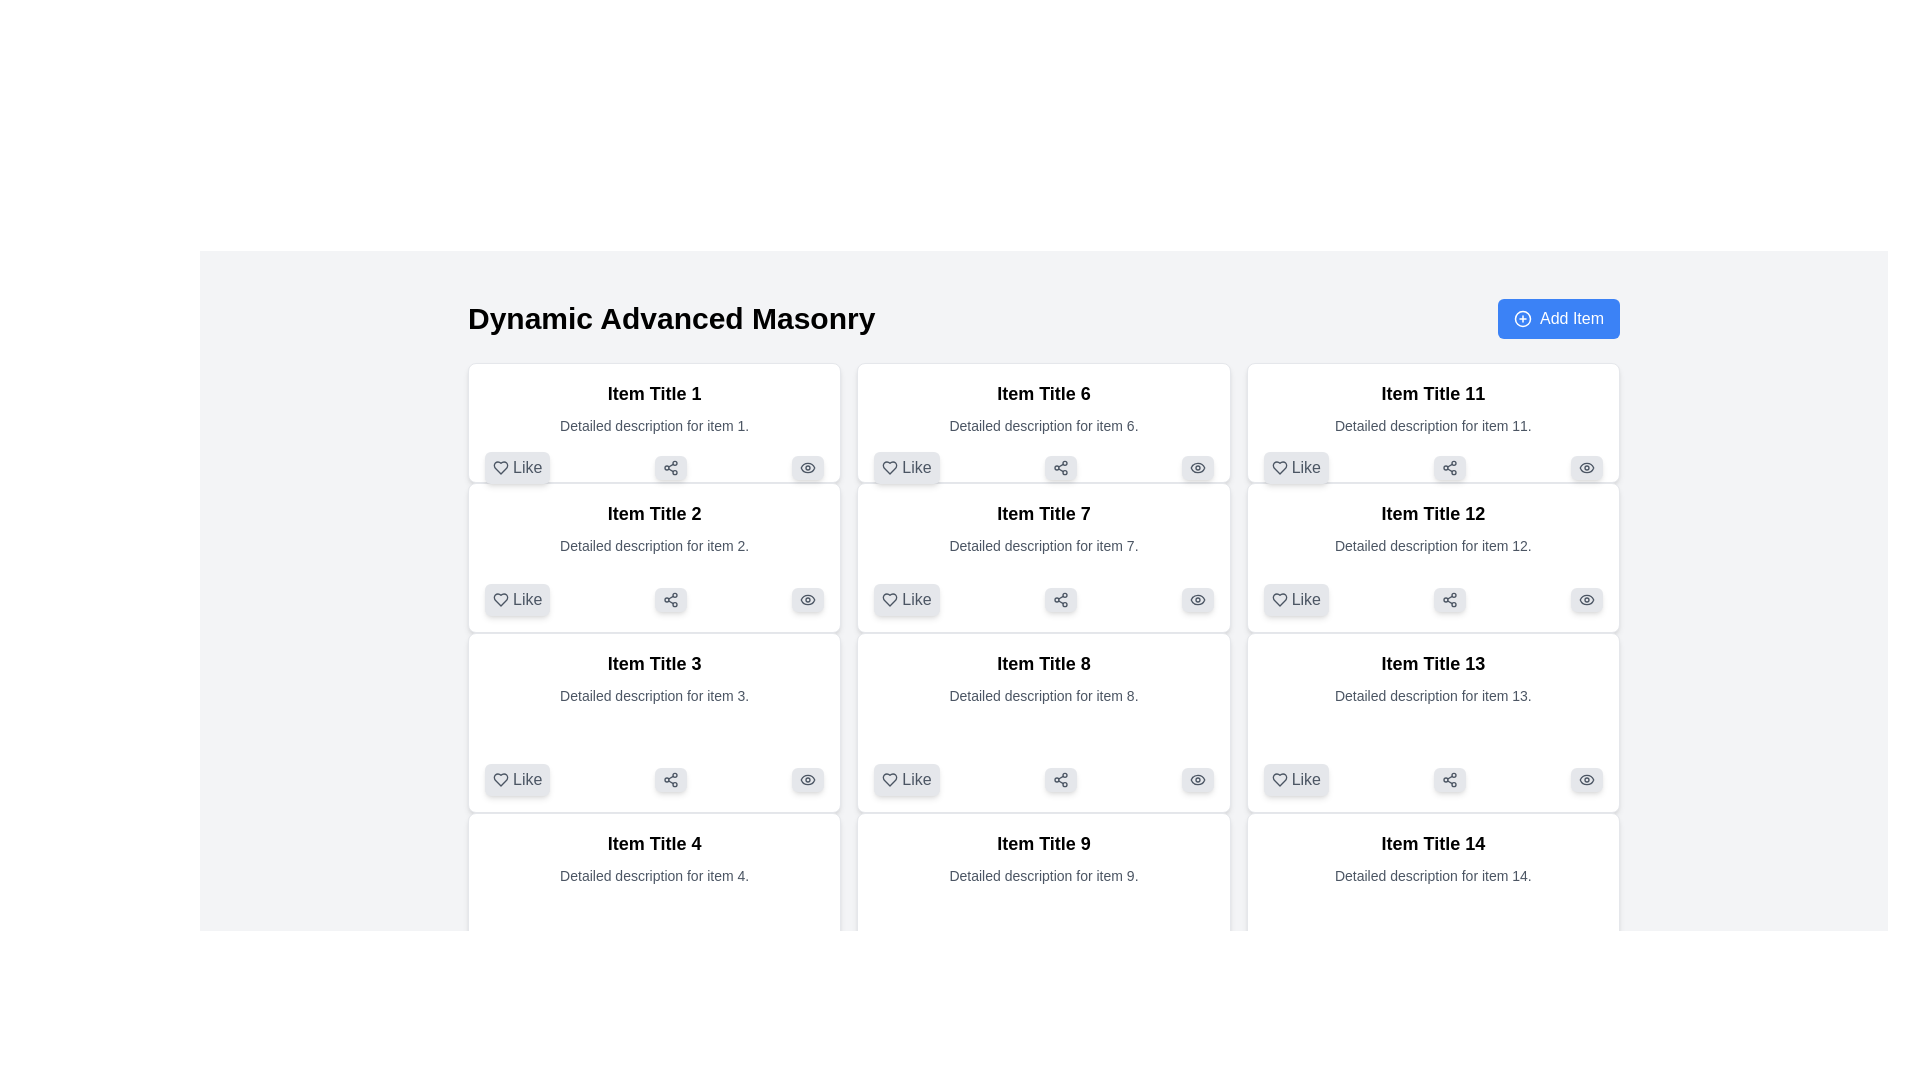 The height and width of the screenshot is (1080, 1920). What do you see at coordinates (808, 778) in the screenshot?
I see `the 'view' button with icon associated with 'Item Title 3'` at bounding box center [808, 778].